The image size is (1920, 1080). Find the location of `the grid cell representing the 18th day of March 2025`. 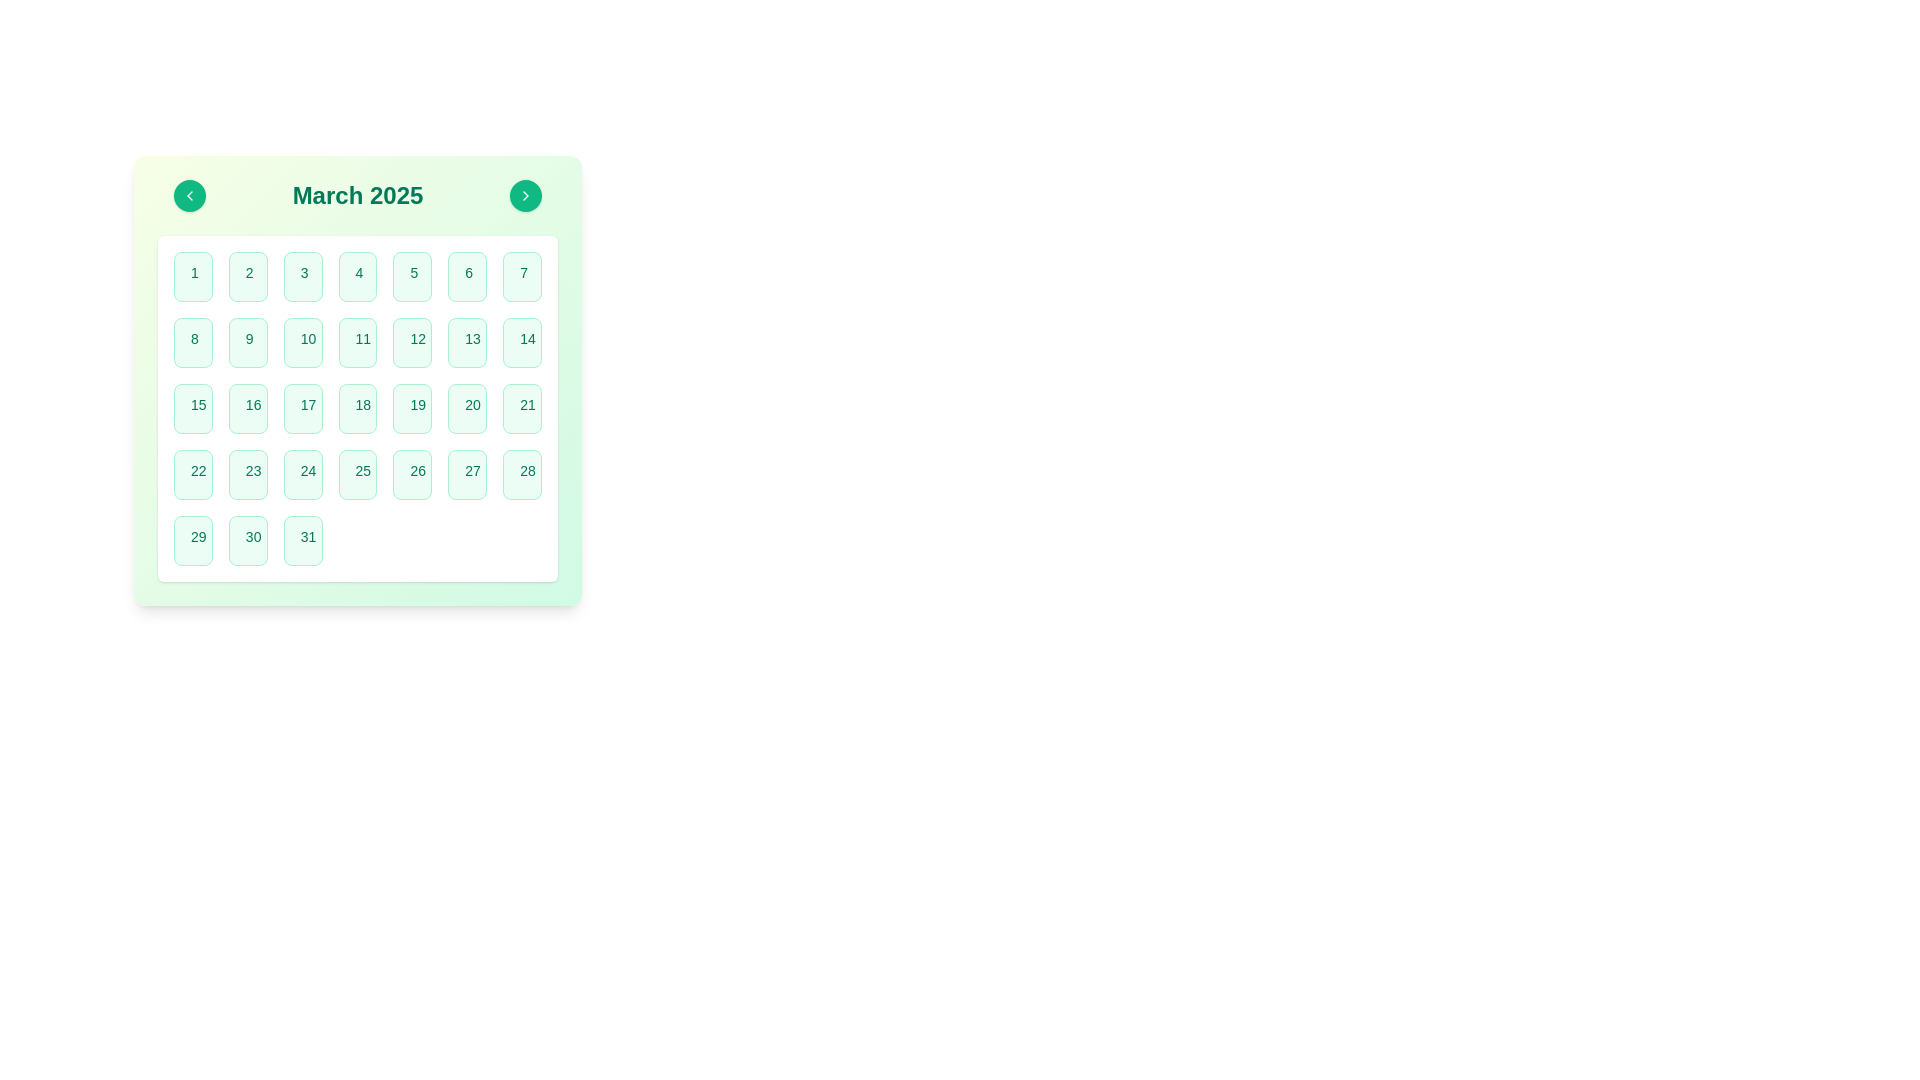

the grid cell representing the 18th day of March 2025 is located at coordinates (358, 407).